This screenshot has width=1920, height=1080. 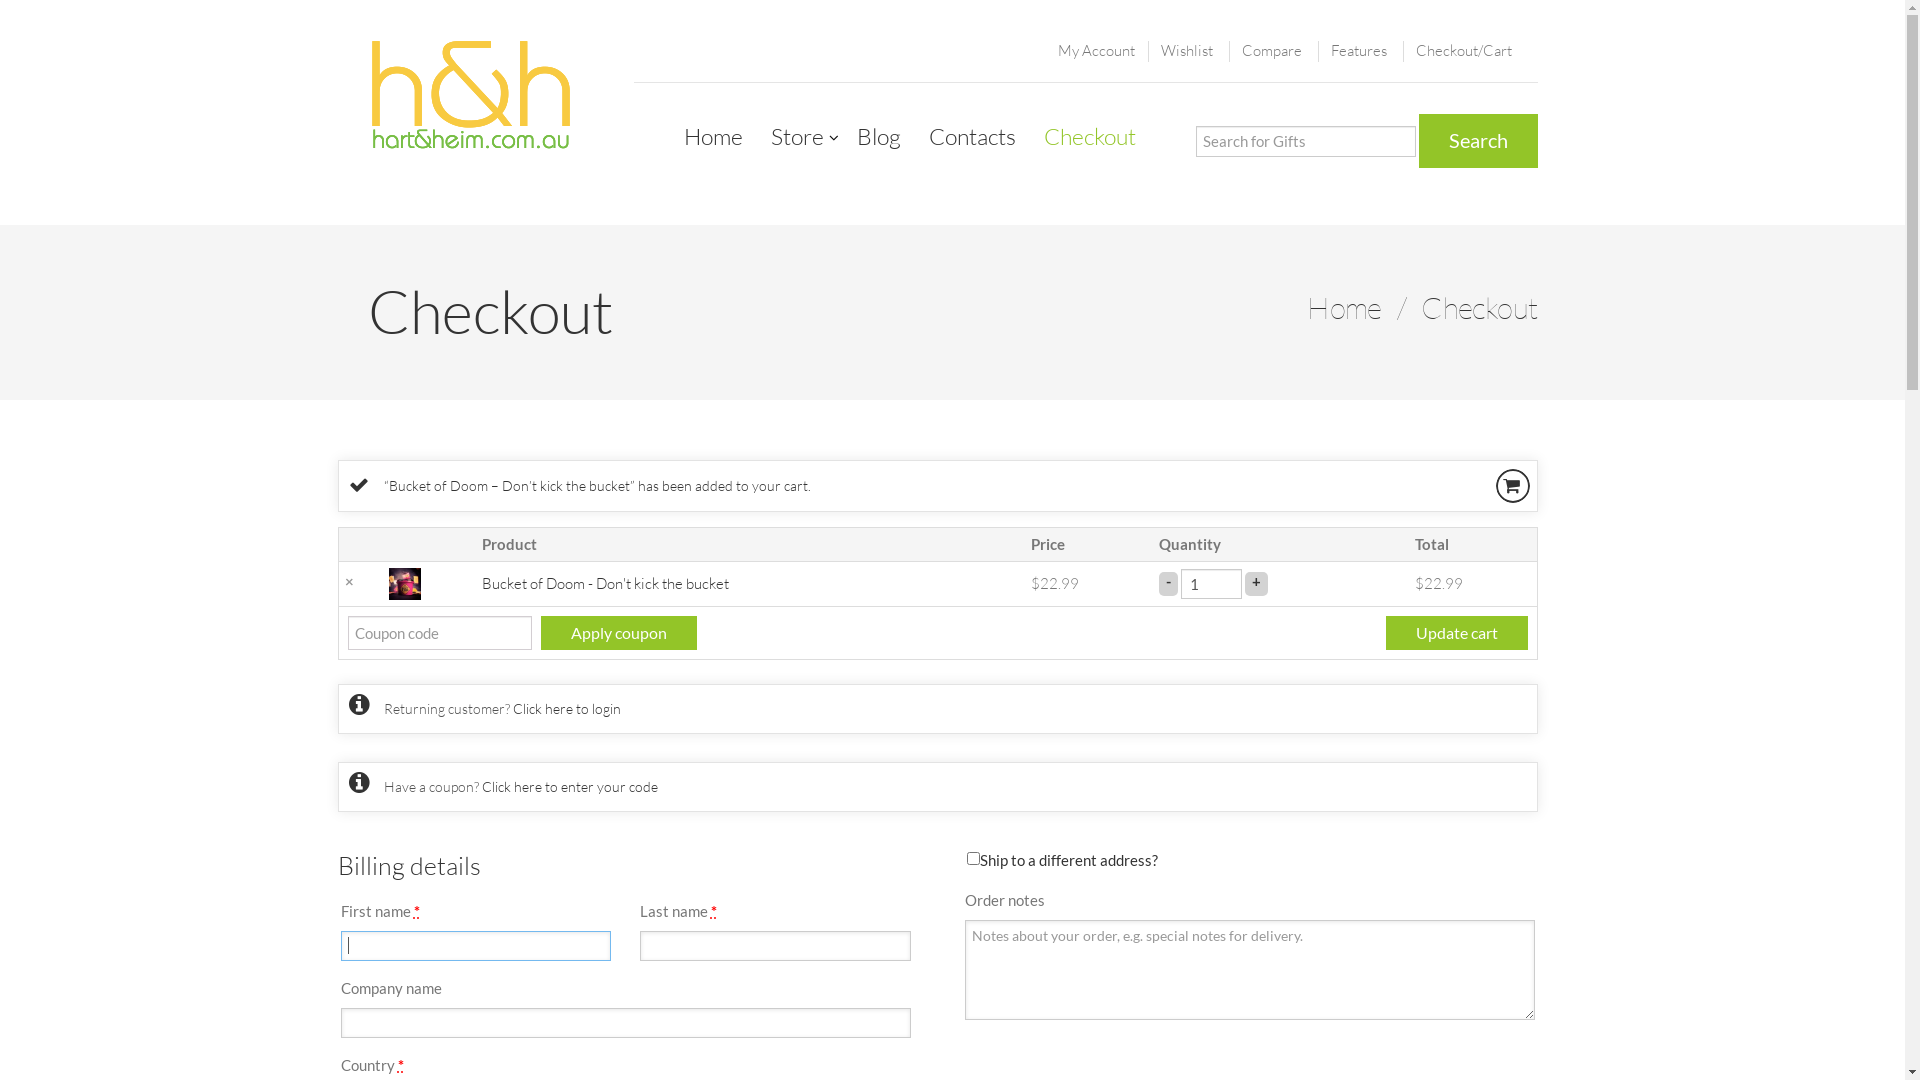 What do you see at coordinates (1329, 49) in the screenshot?
I see `'Features'` at bounding box center [1329, 49].